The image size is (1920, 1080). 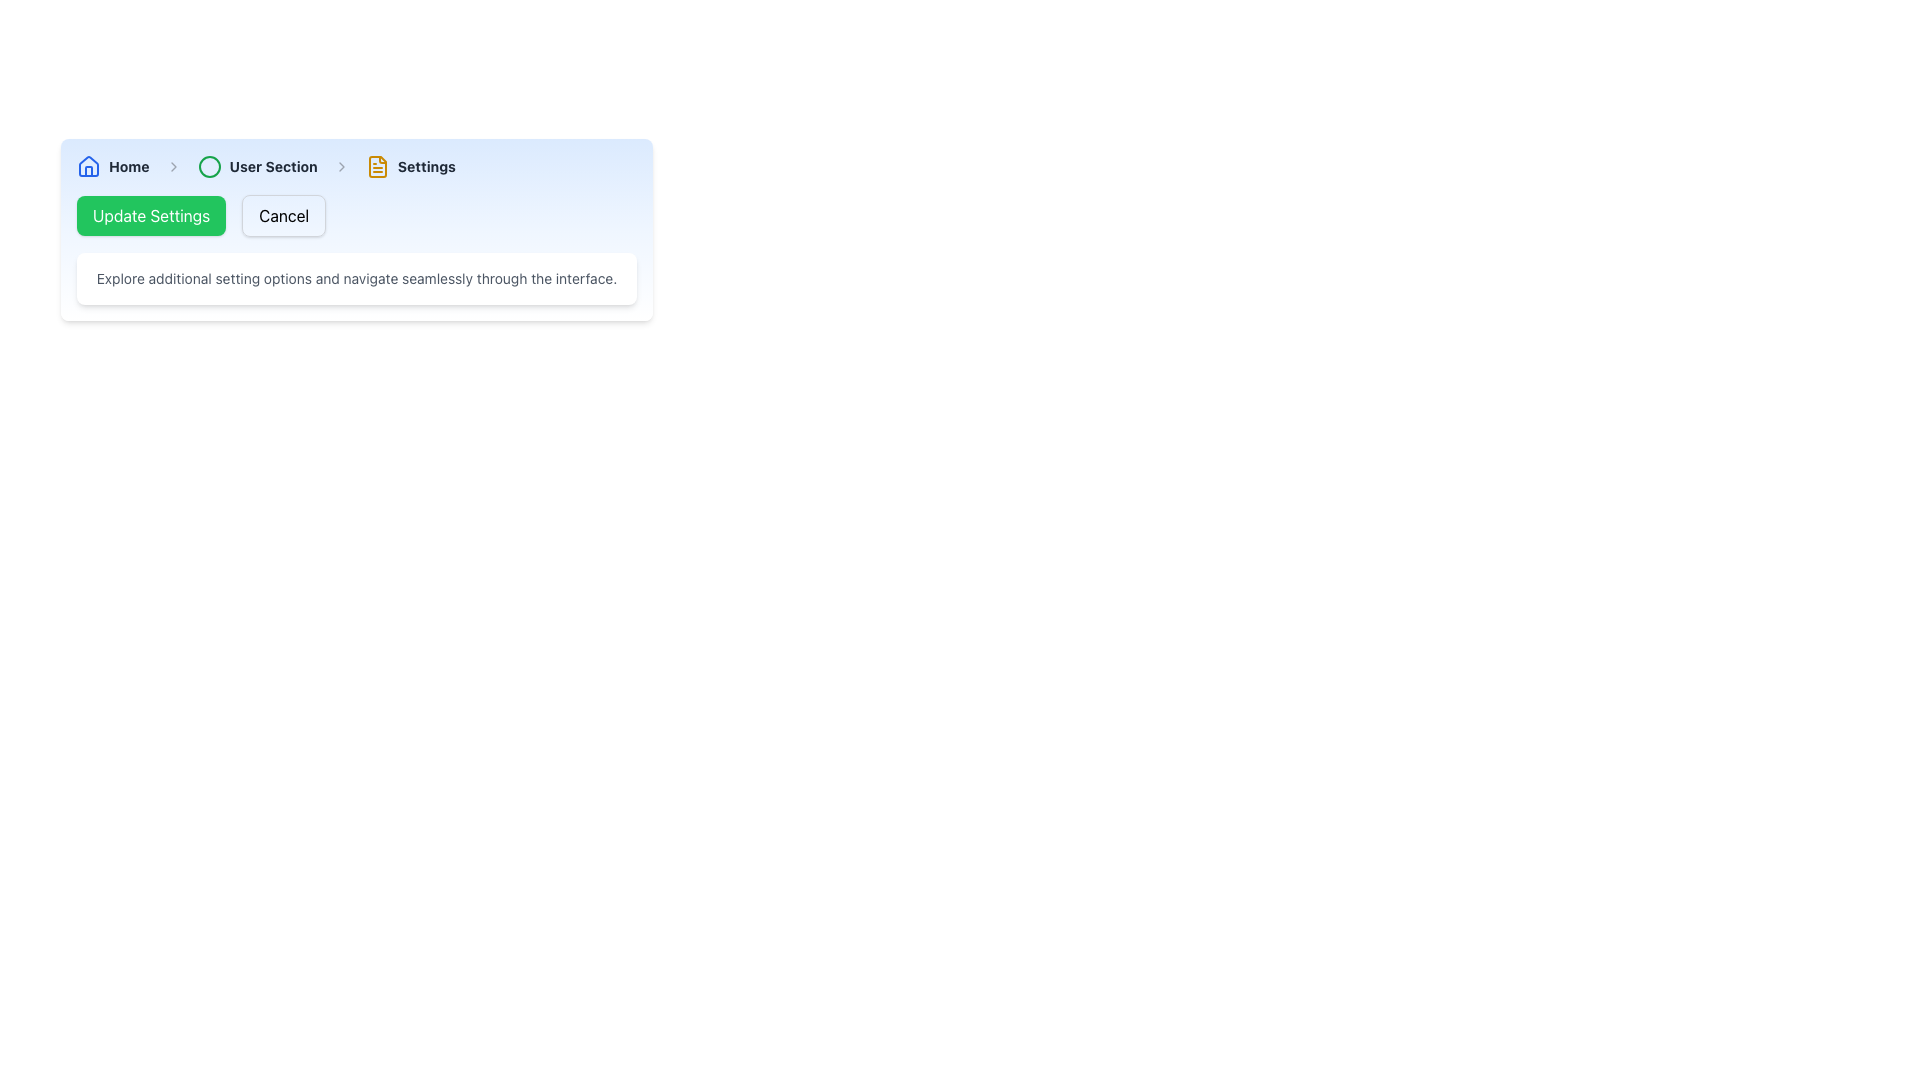 What do you see at coordinates (356, 278) in the screenshot?
I see `the descriptive text box that reads 'Explore additional setting options and navigate seamlessly through the interface', which is positioned below the 'Update Settings' and 'Cancel' buttons` at bounding box center [356, 278].